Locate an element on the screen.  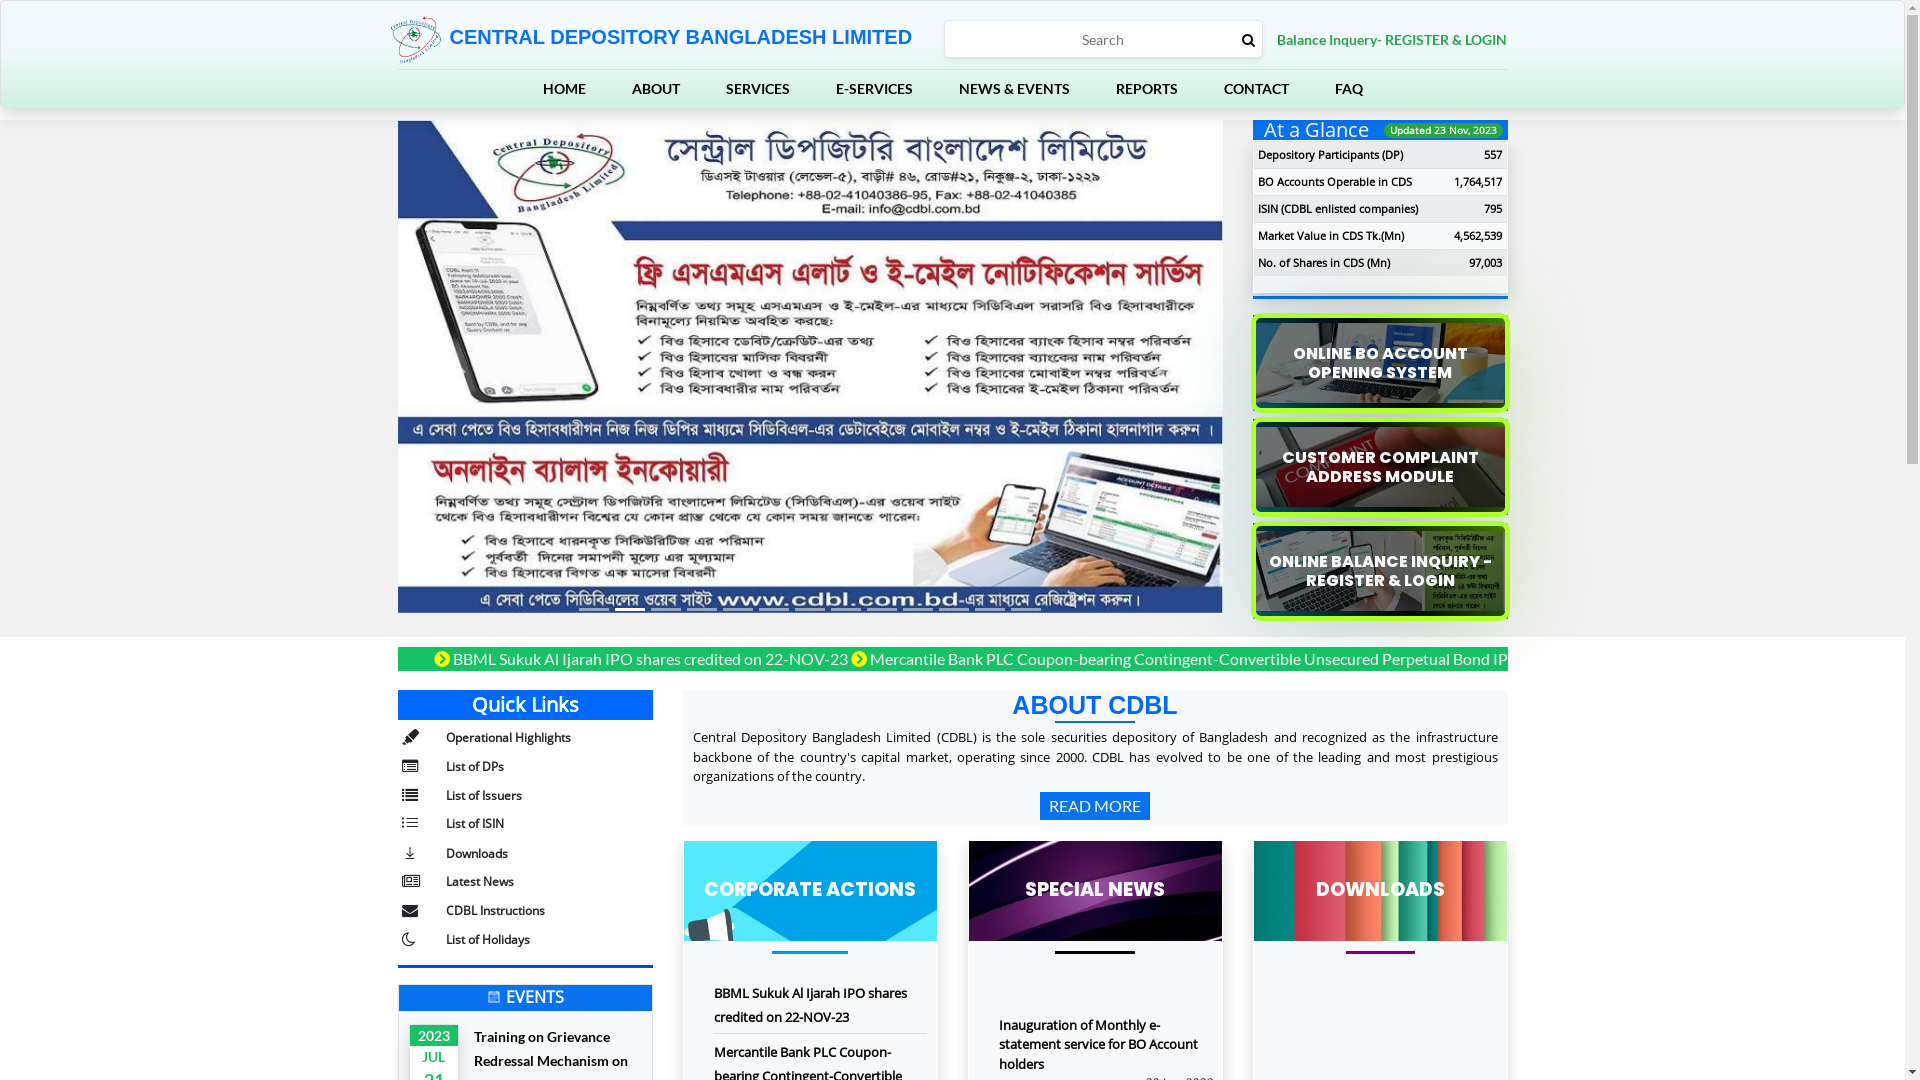
'NEWS & EVENTS' is located at coordinates (949, 87).